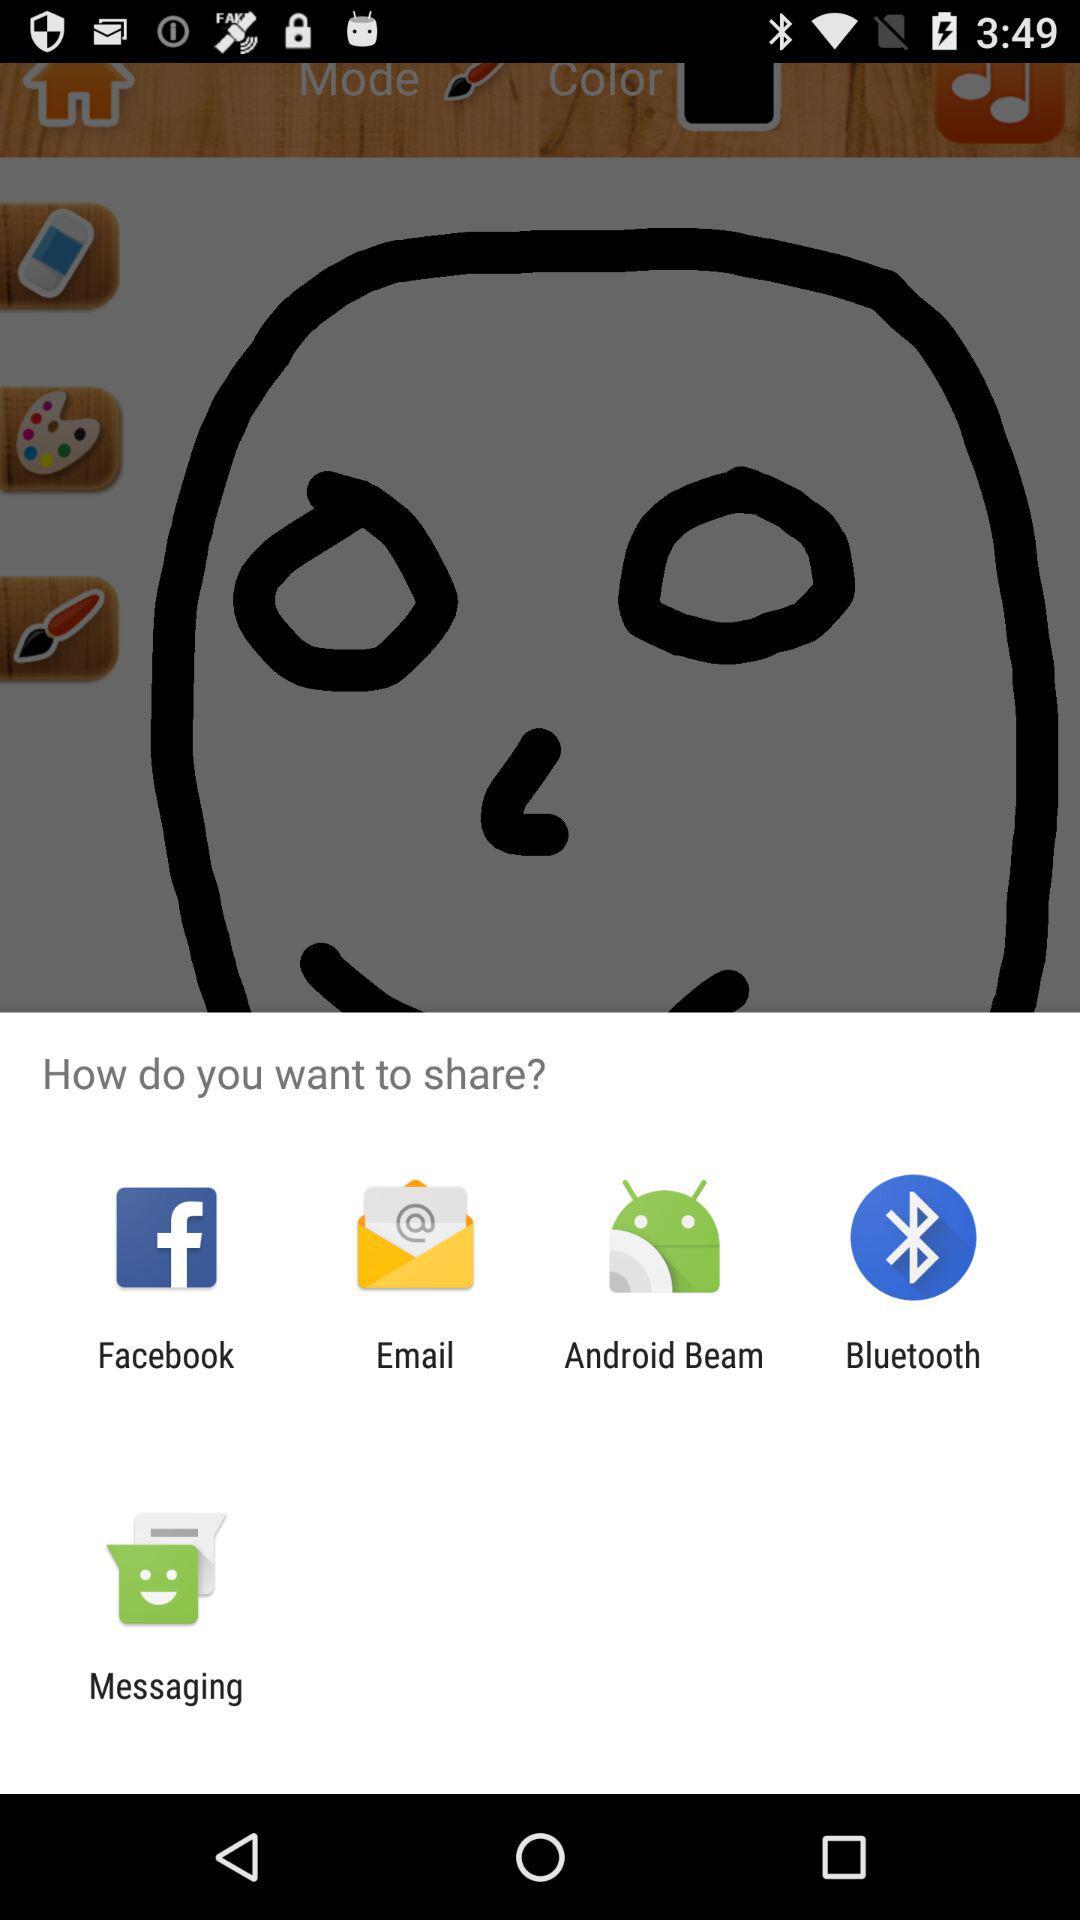  Describe the element at coordinates (664, 1374) in the screenshot. I see `the app to the left of bluetooth` at that location.